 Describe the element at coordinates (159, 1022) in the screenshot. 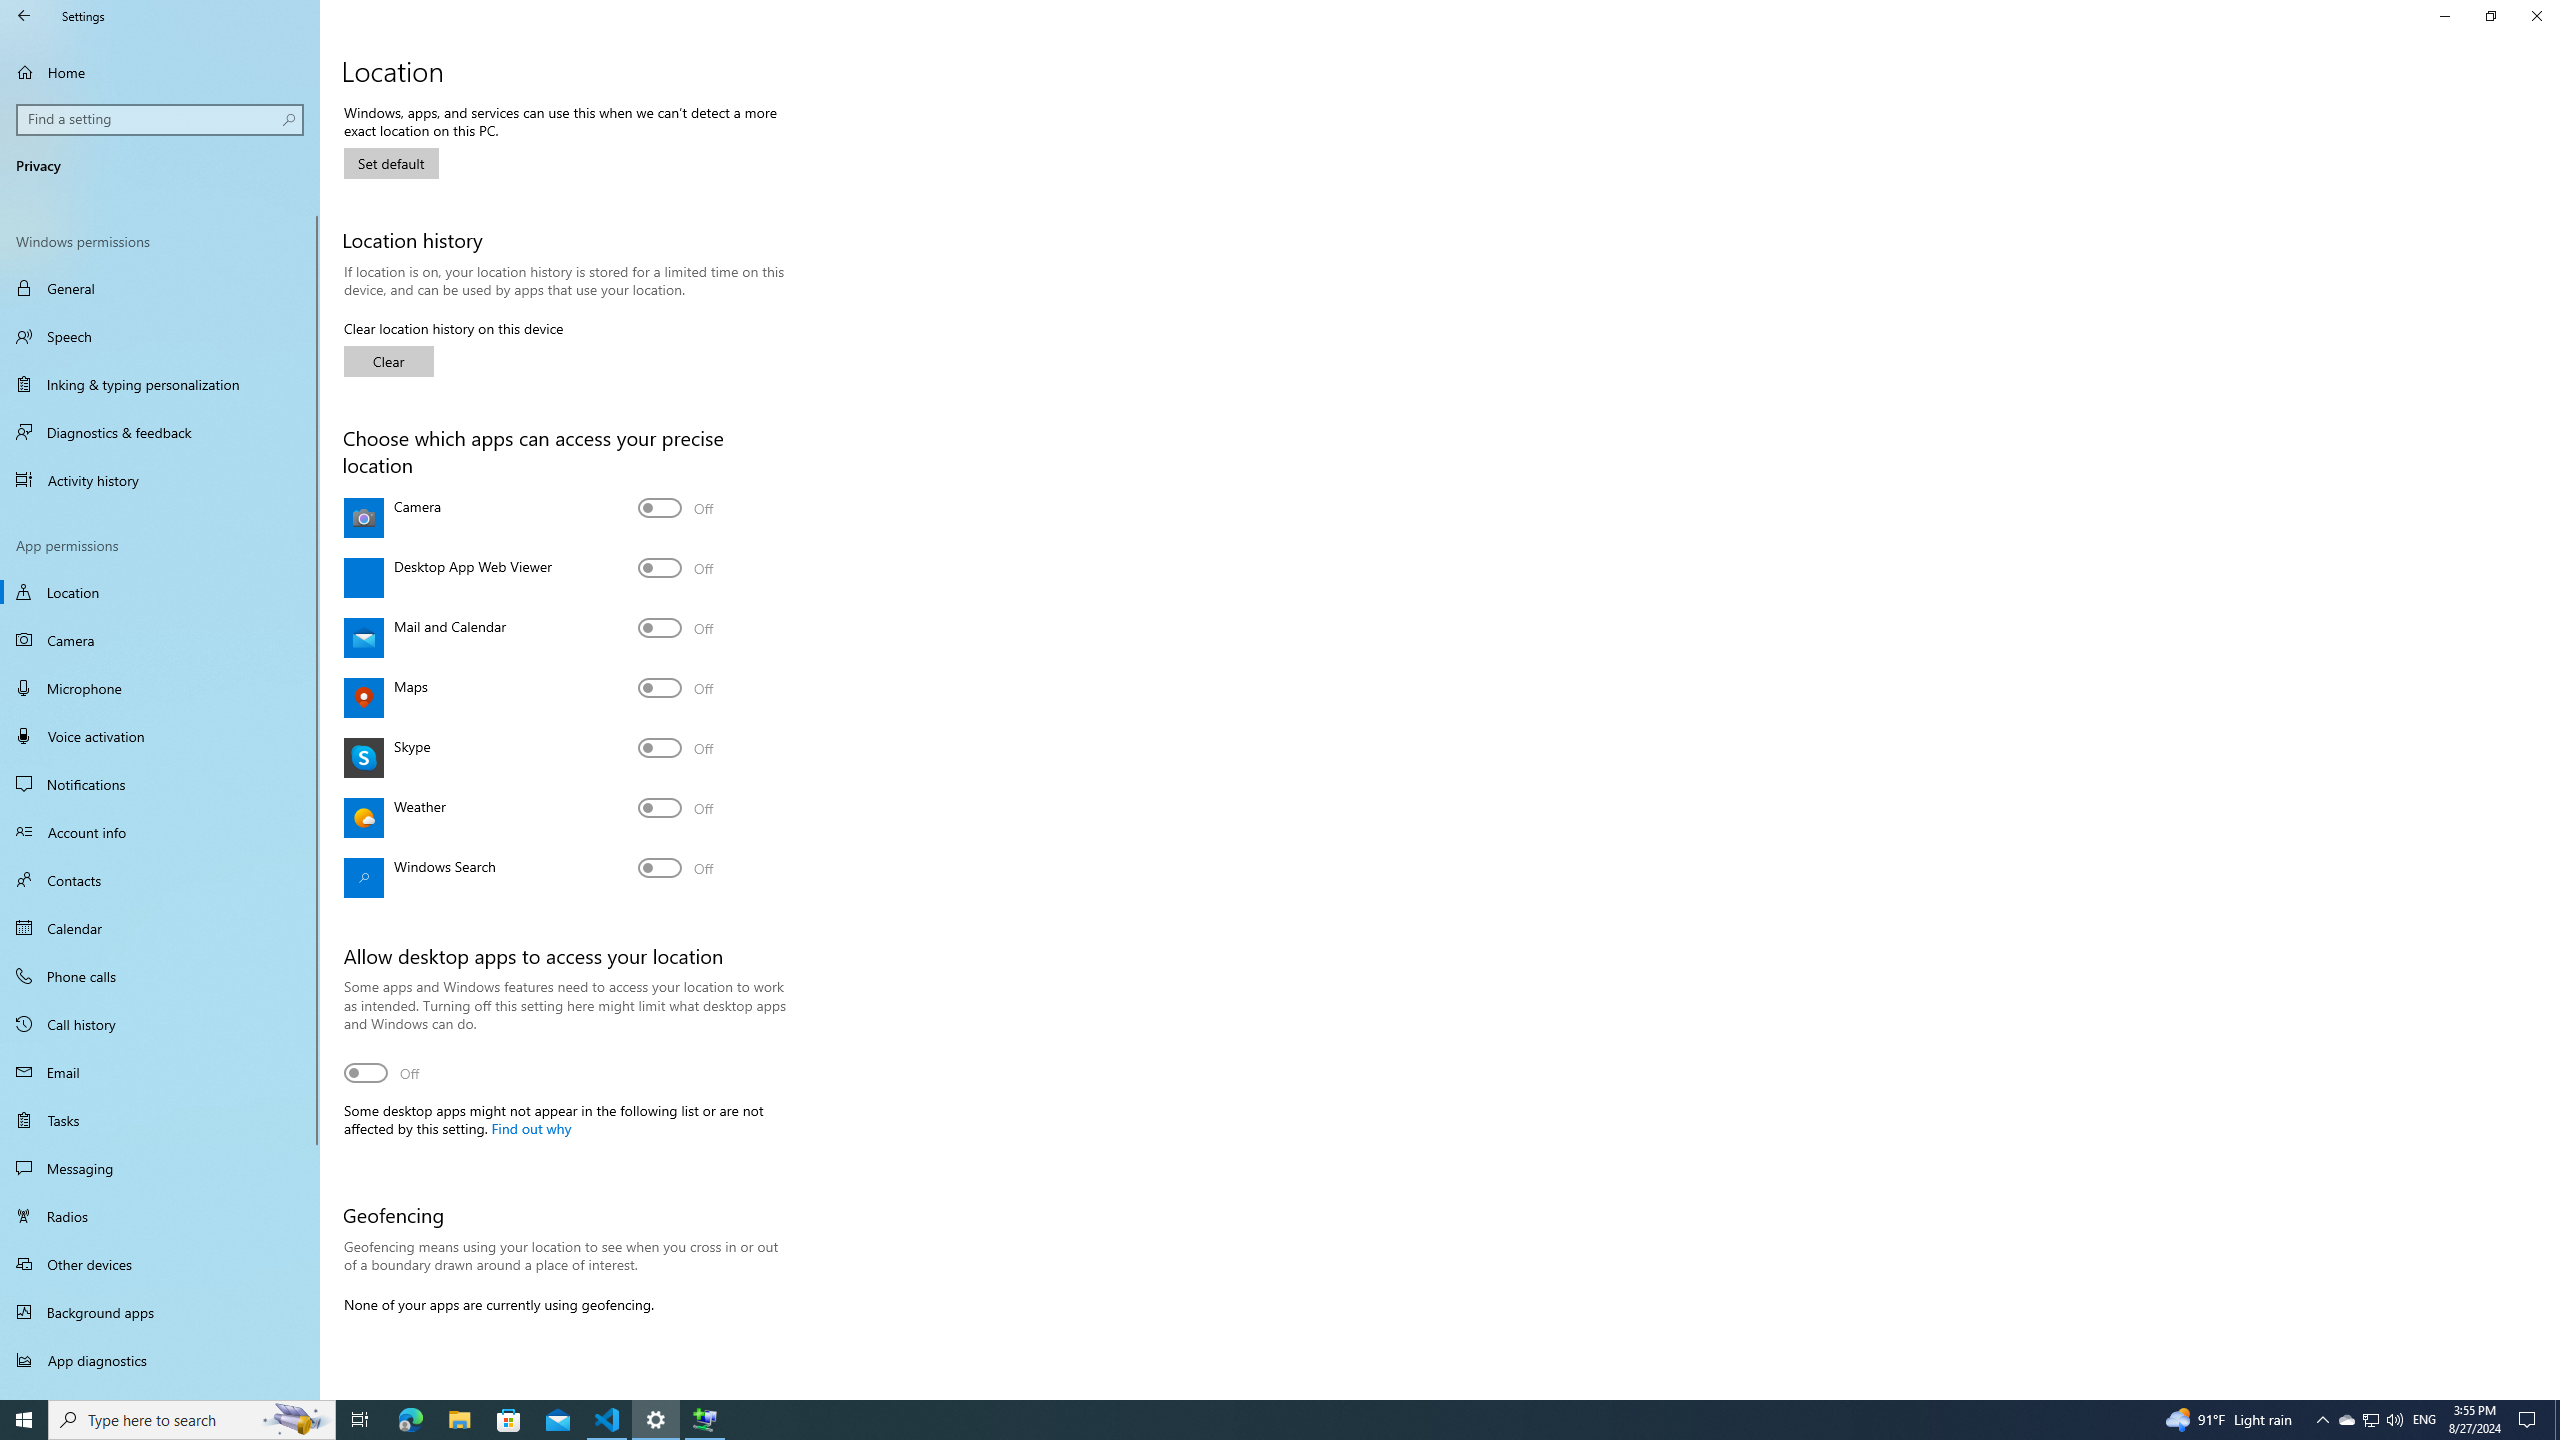

I see `'Call history'` at that location.